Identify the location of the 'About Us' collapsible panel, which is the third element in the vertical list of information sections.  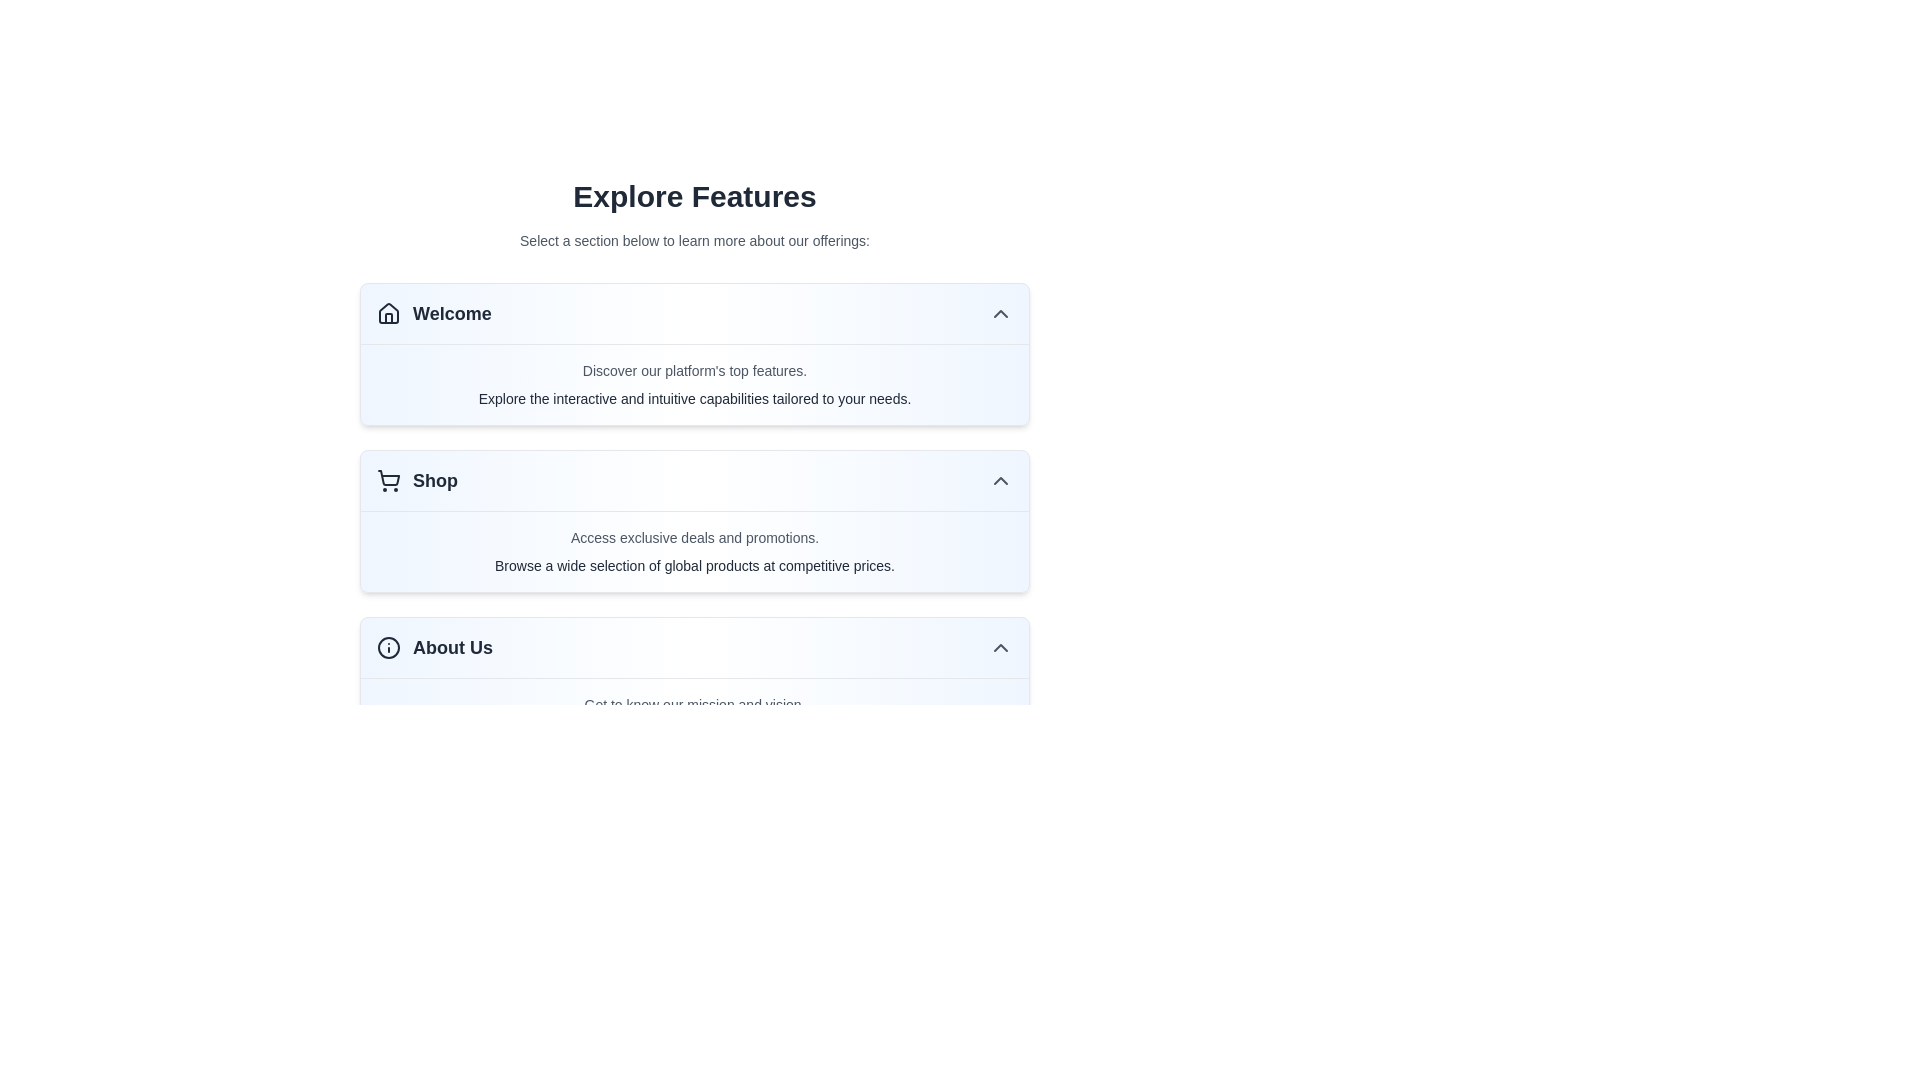
(695, 686).